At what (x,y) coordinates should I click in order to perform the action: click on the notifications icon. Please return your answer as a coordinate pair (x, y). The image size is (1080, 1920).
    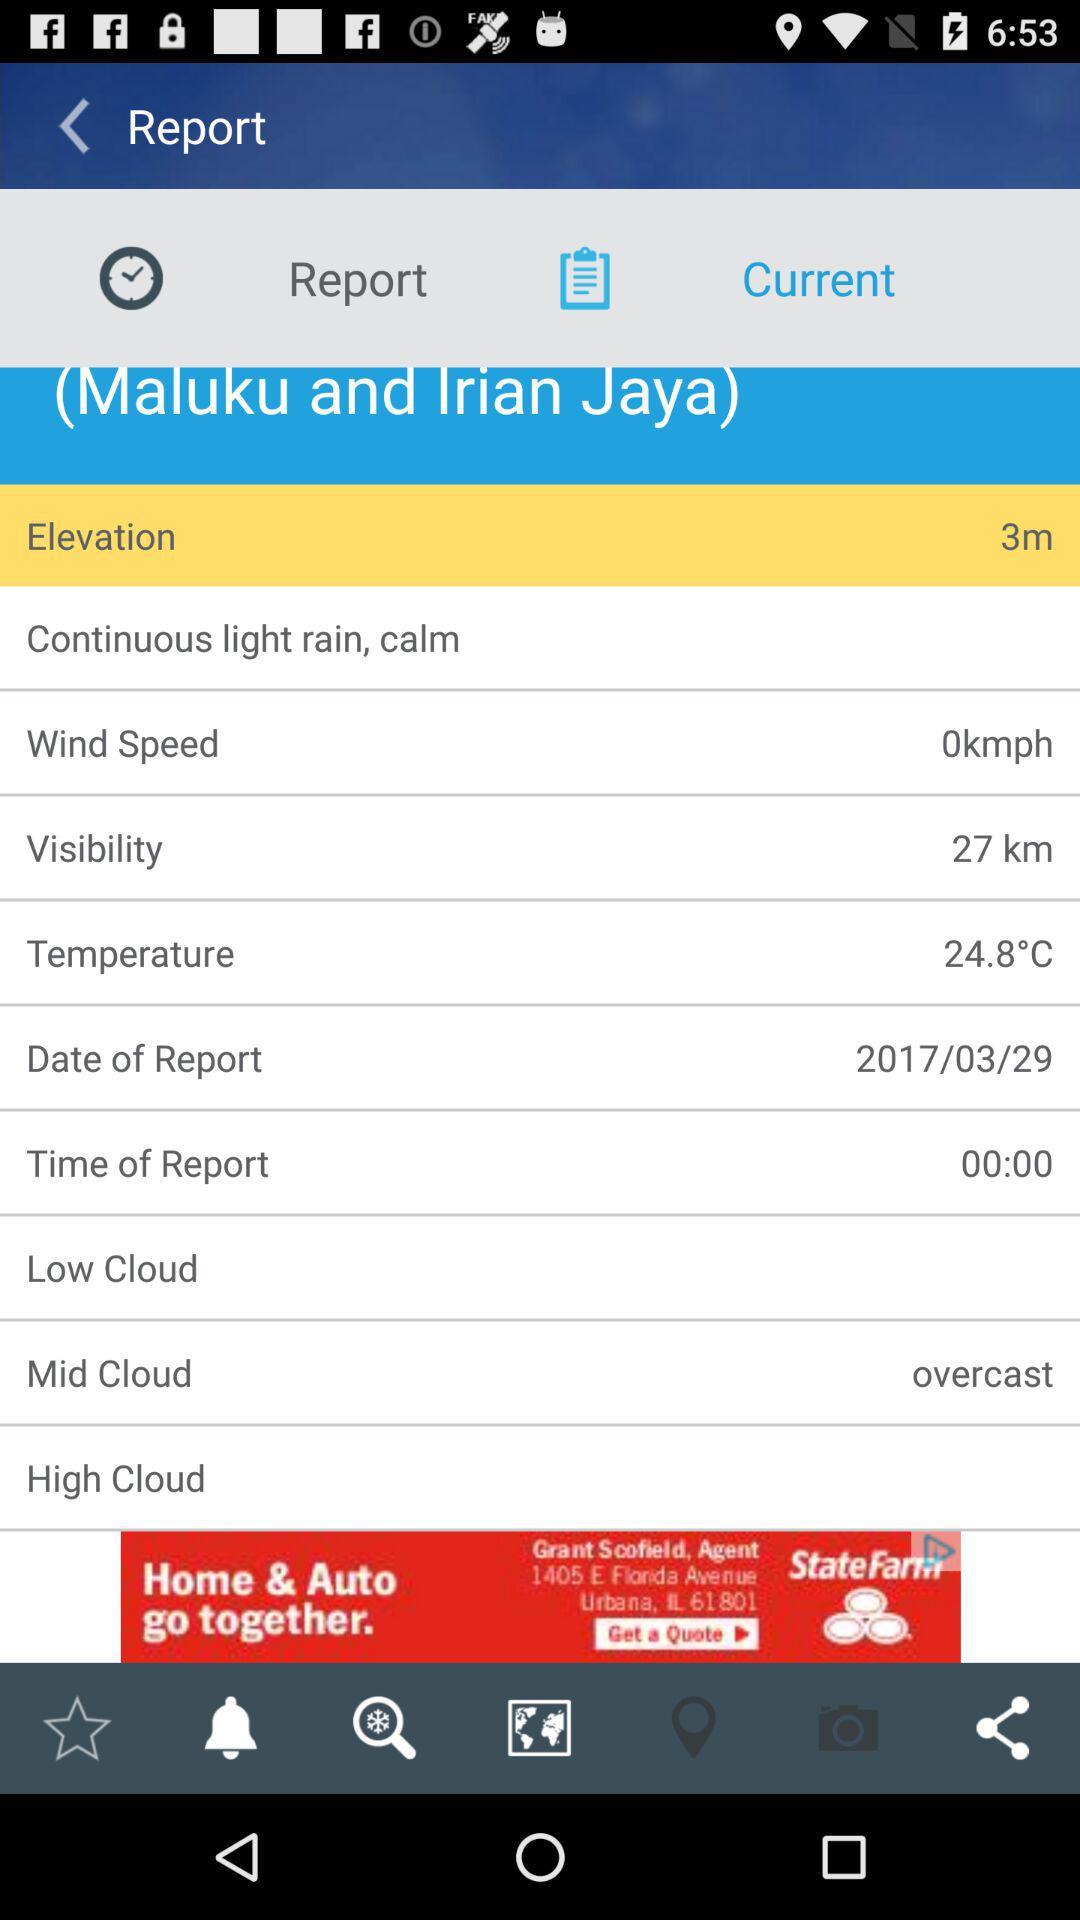
    Looking at the image, I should click on (229, 1848).